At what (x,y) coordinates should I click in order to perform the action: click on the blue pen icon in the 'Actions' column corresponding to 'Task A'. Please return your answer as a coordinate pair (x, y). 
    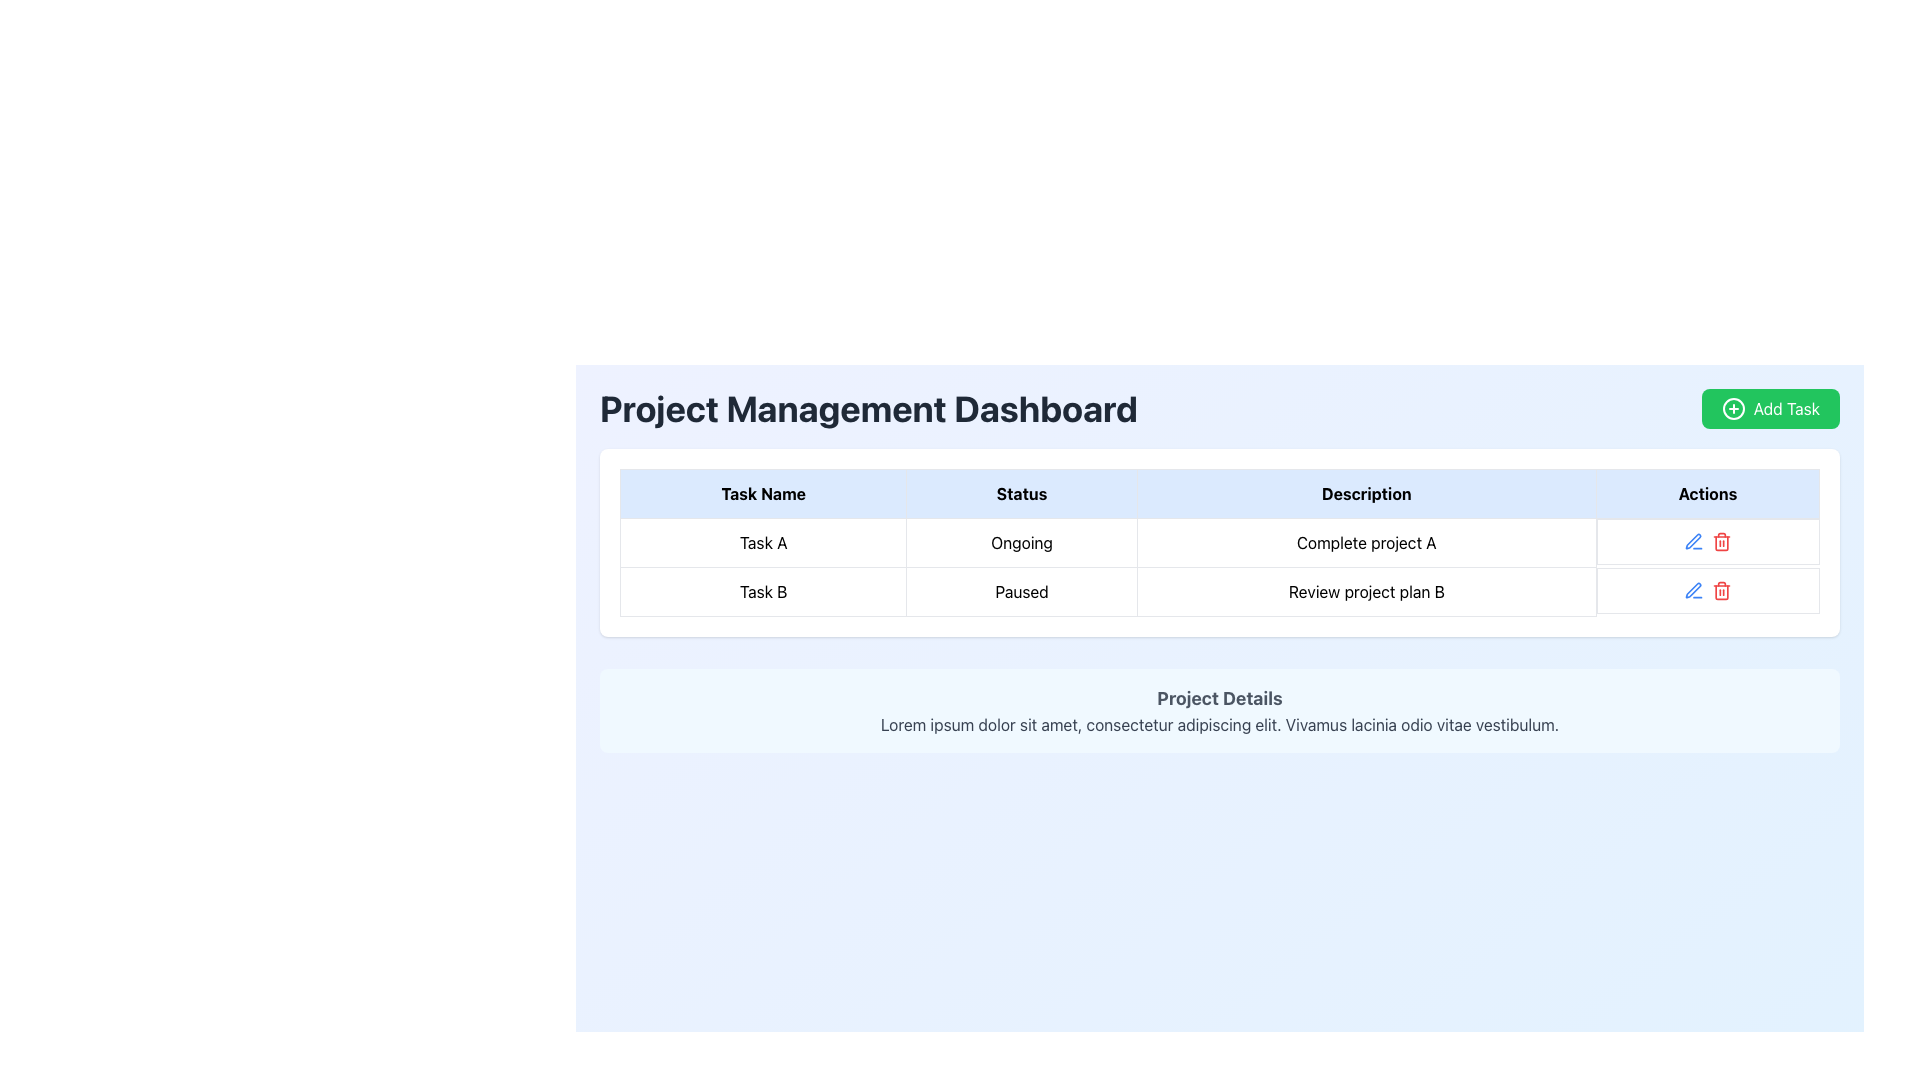
    Looking at the image, I should click on (1693, 589).